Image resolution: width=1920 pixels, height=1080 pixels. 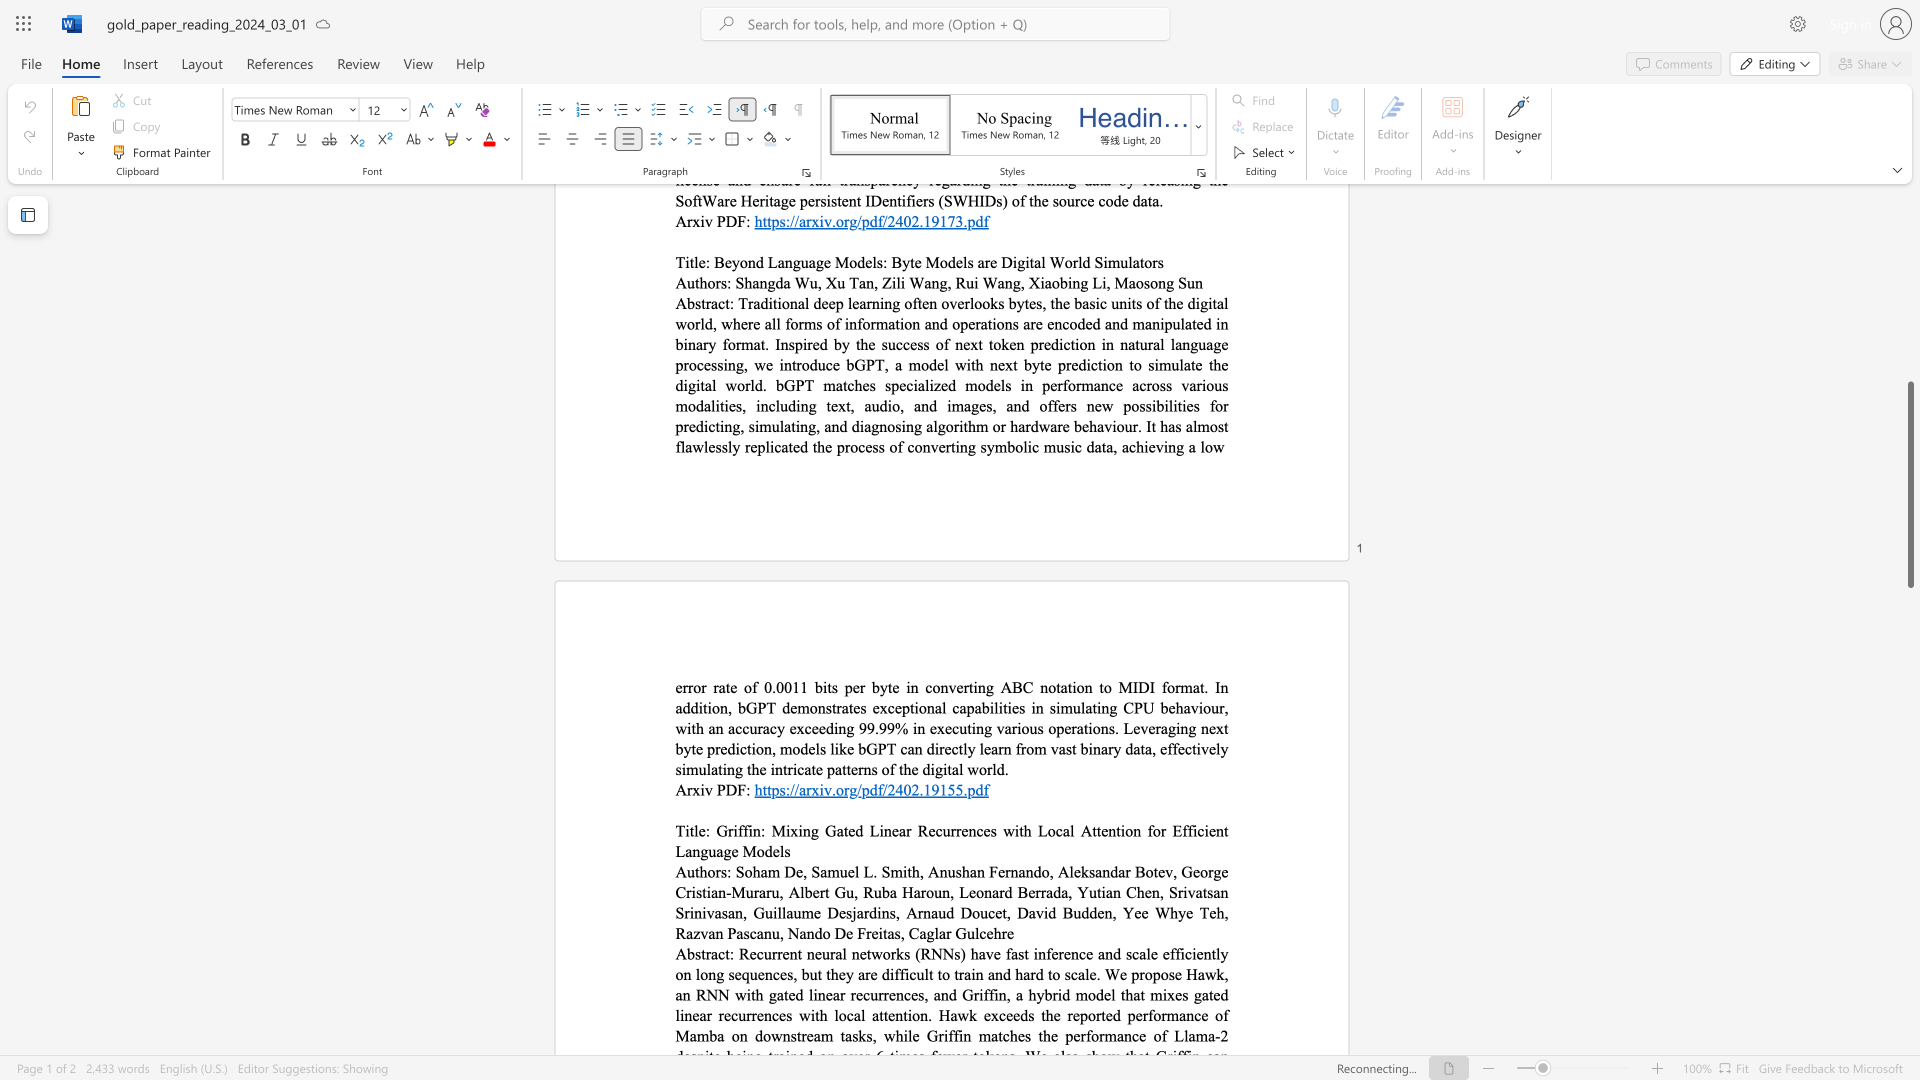 I want to click on the scrollbar to adjust the page upward, so click(x=1909, y=280).